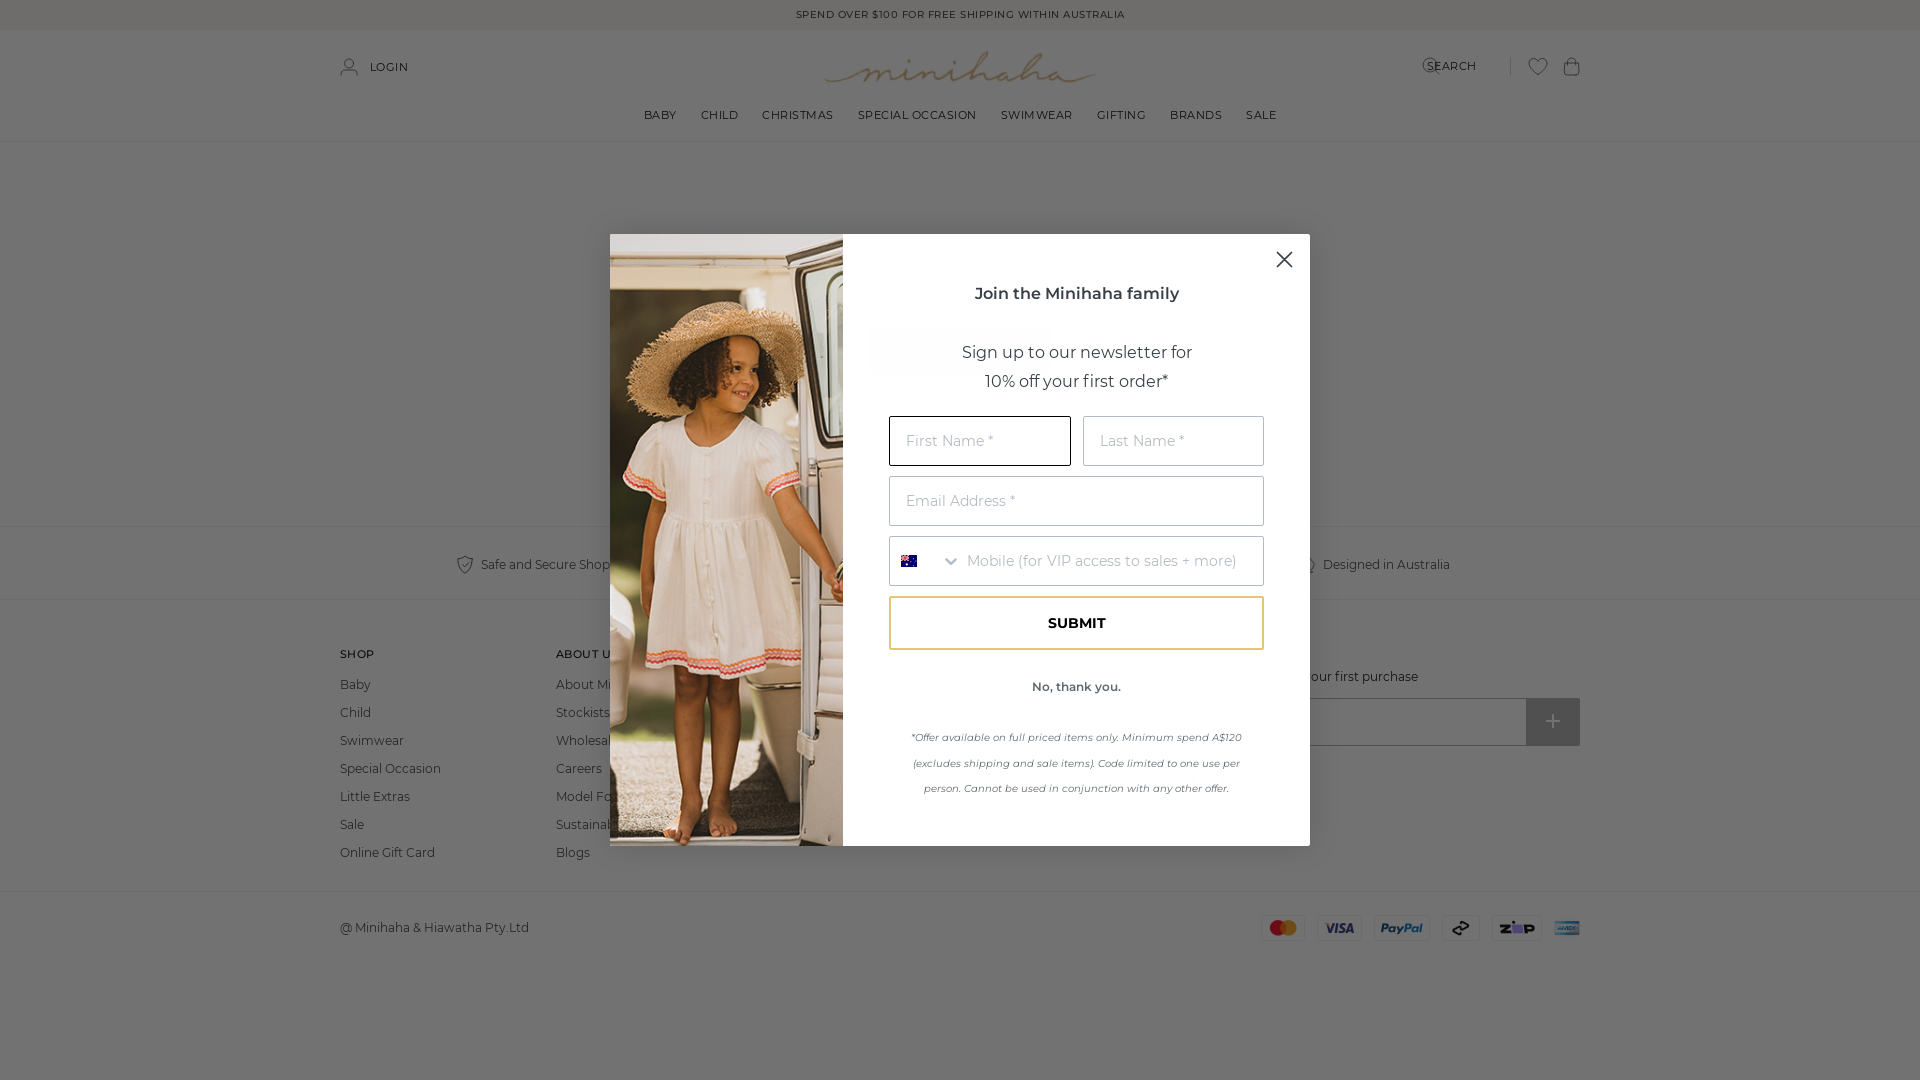  I want to click on 'About Minihaha', so click(603, 683).